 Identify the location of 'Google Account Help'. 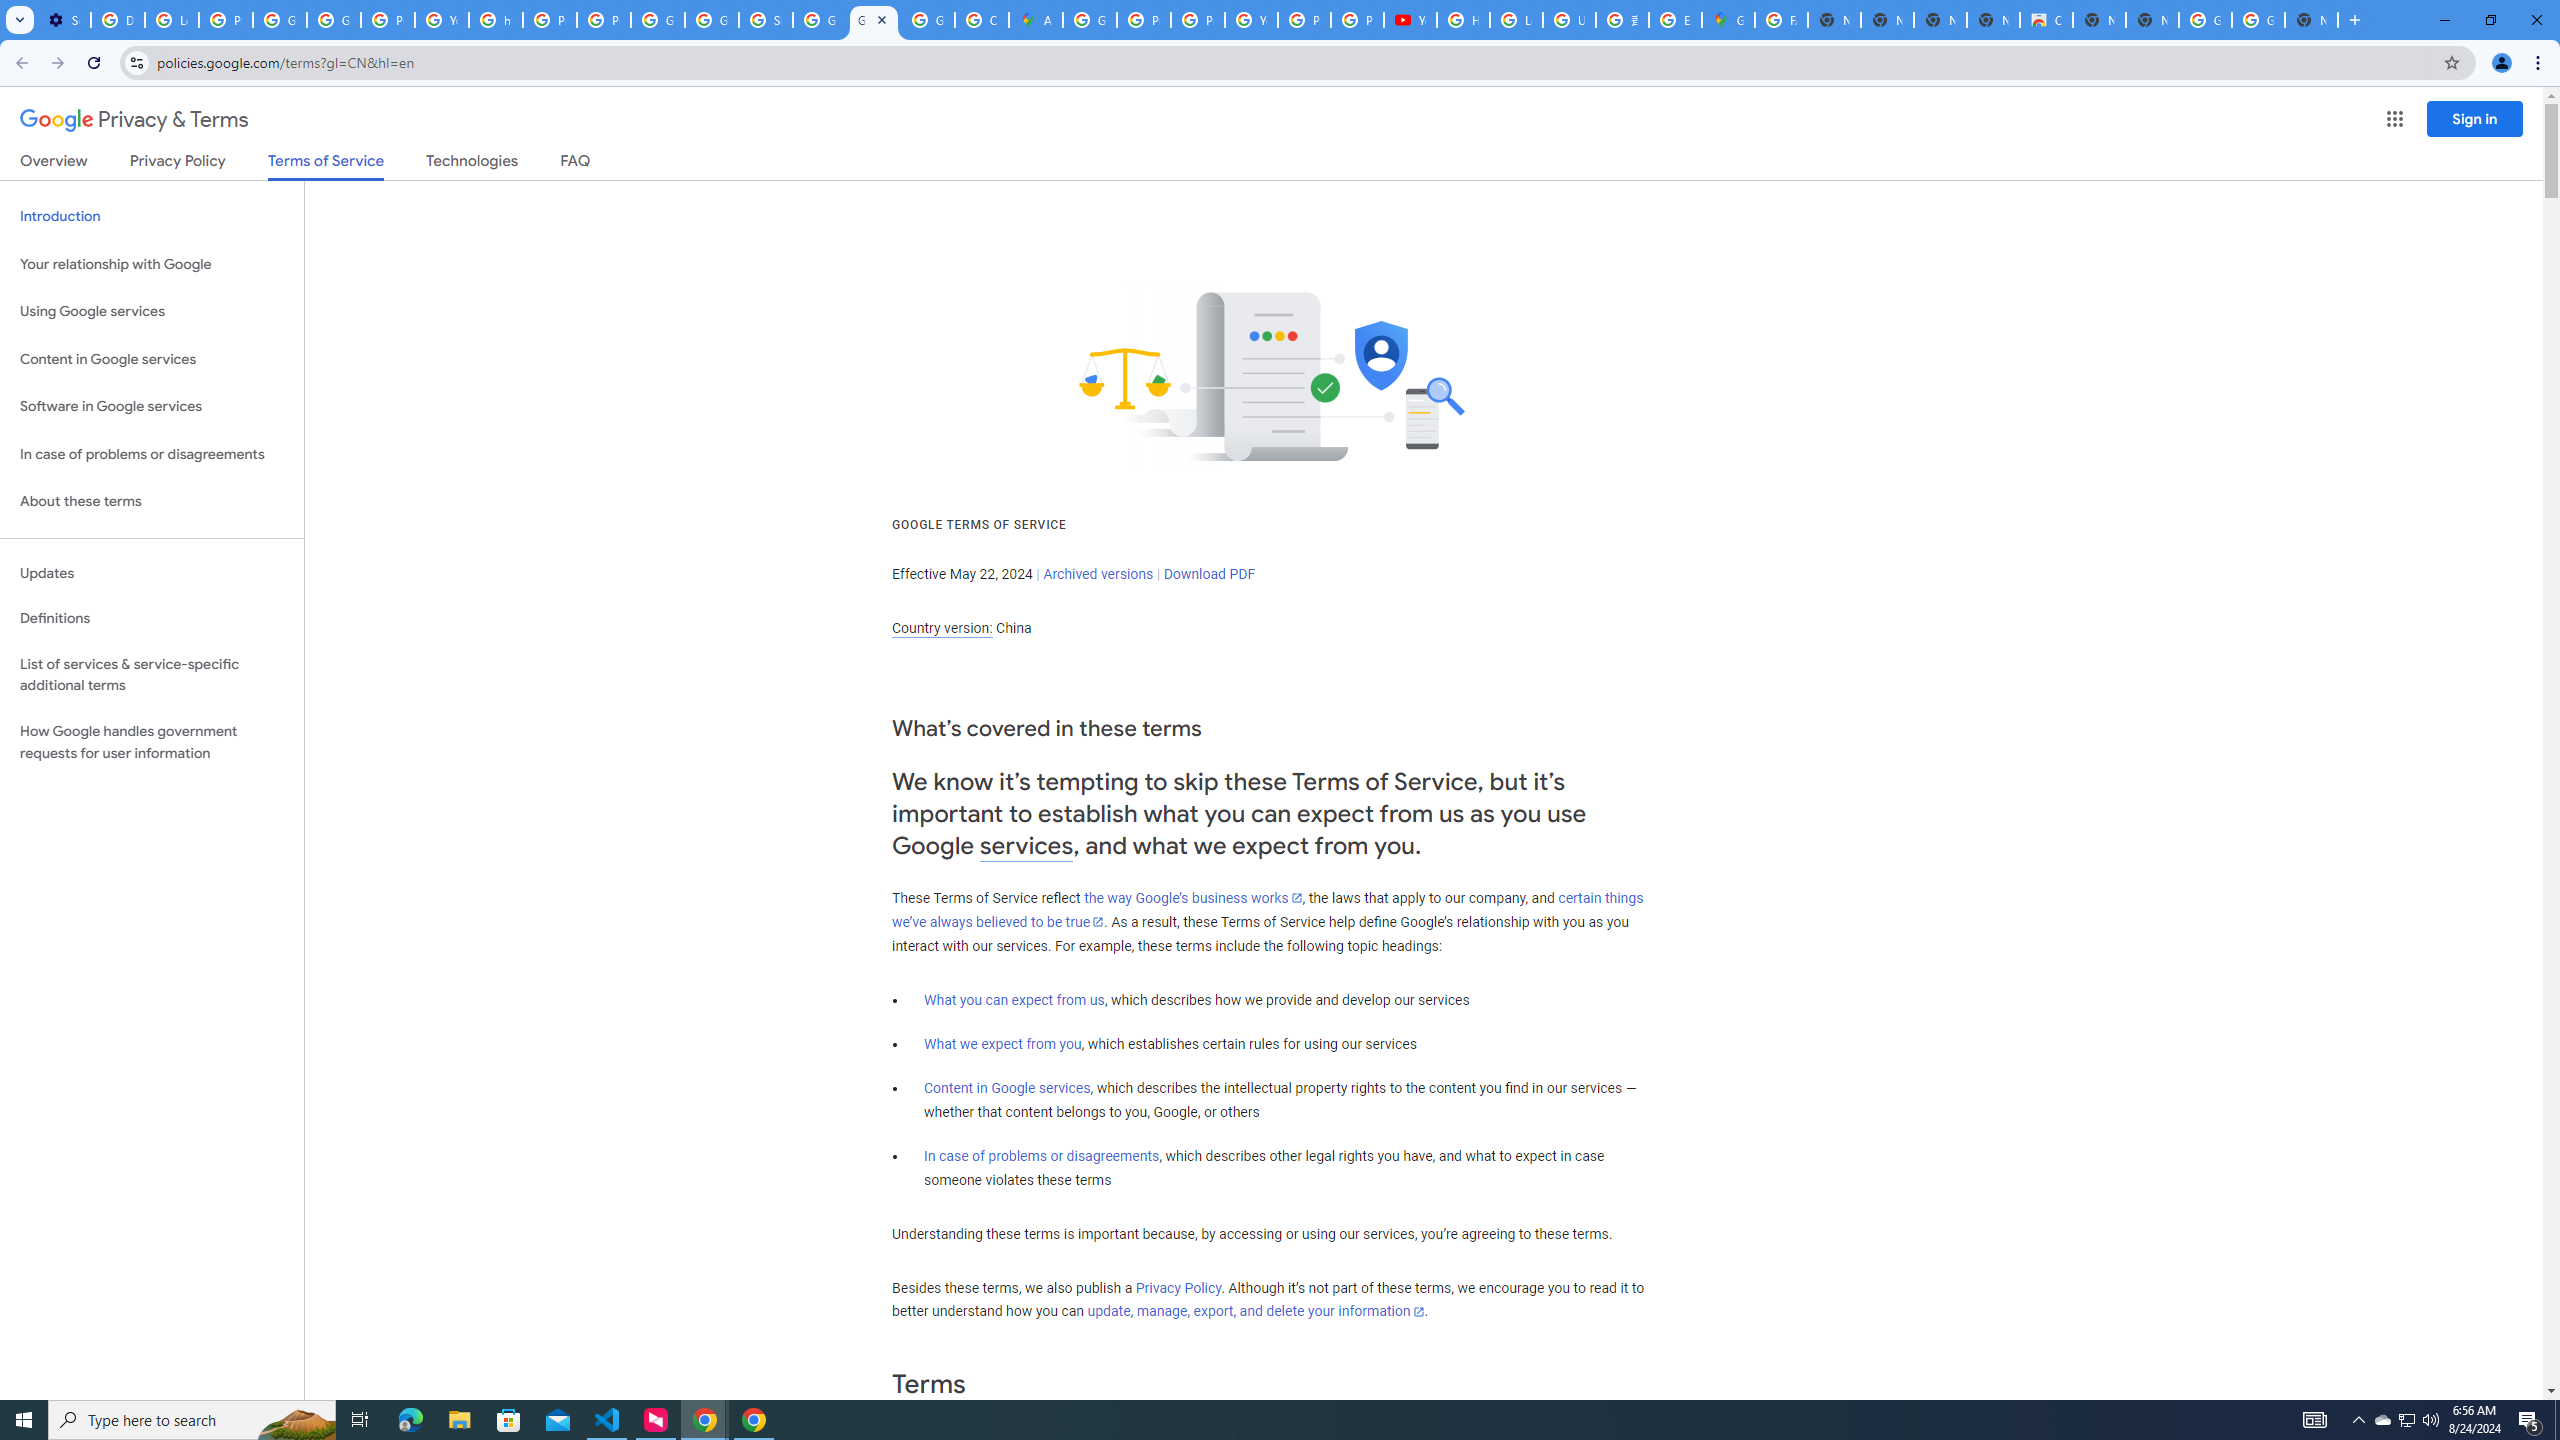
(278, 19).